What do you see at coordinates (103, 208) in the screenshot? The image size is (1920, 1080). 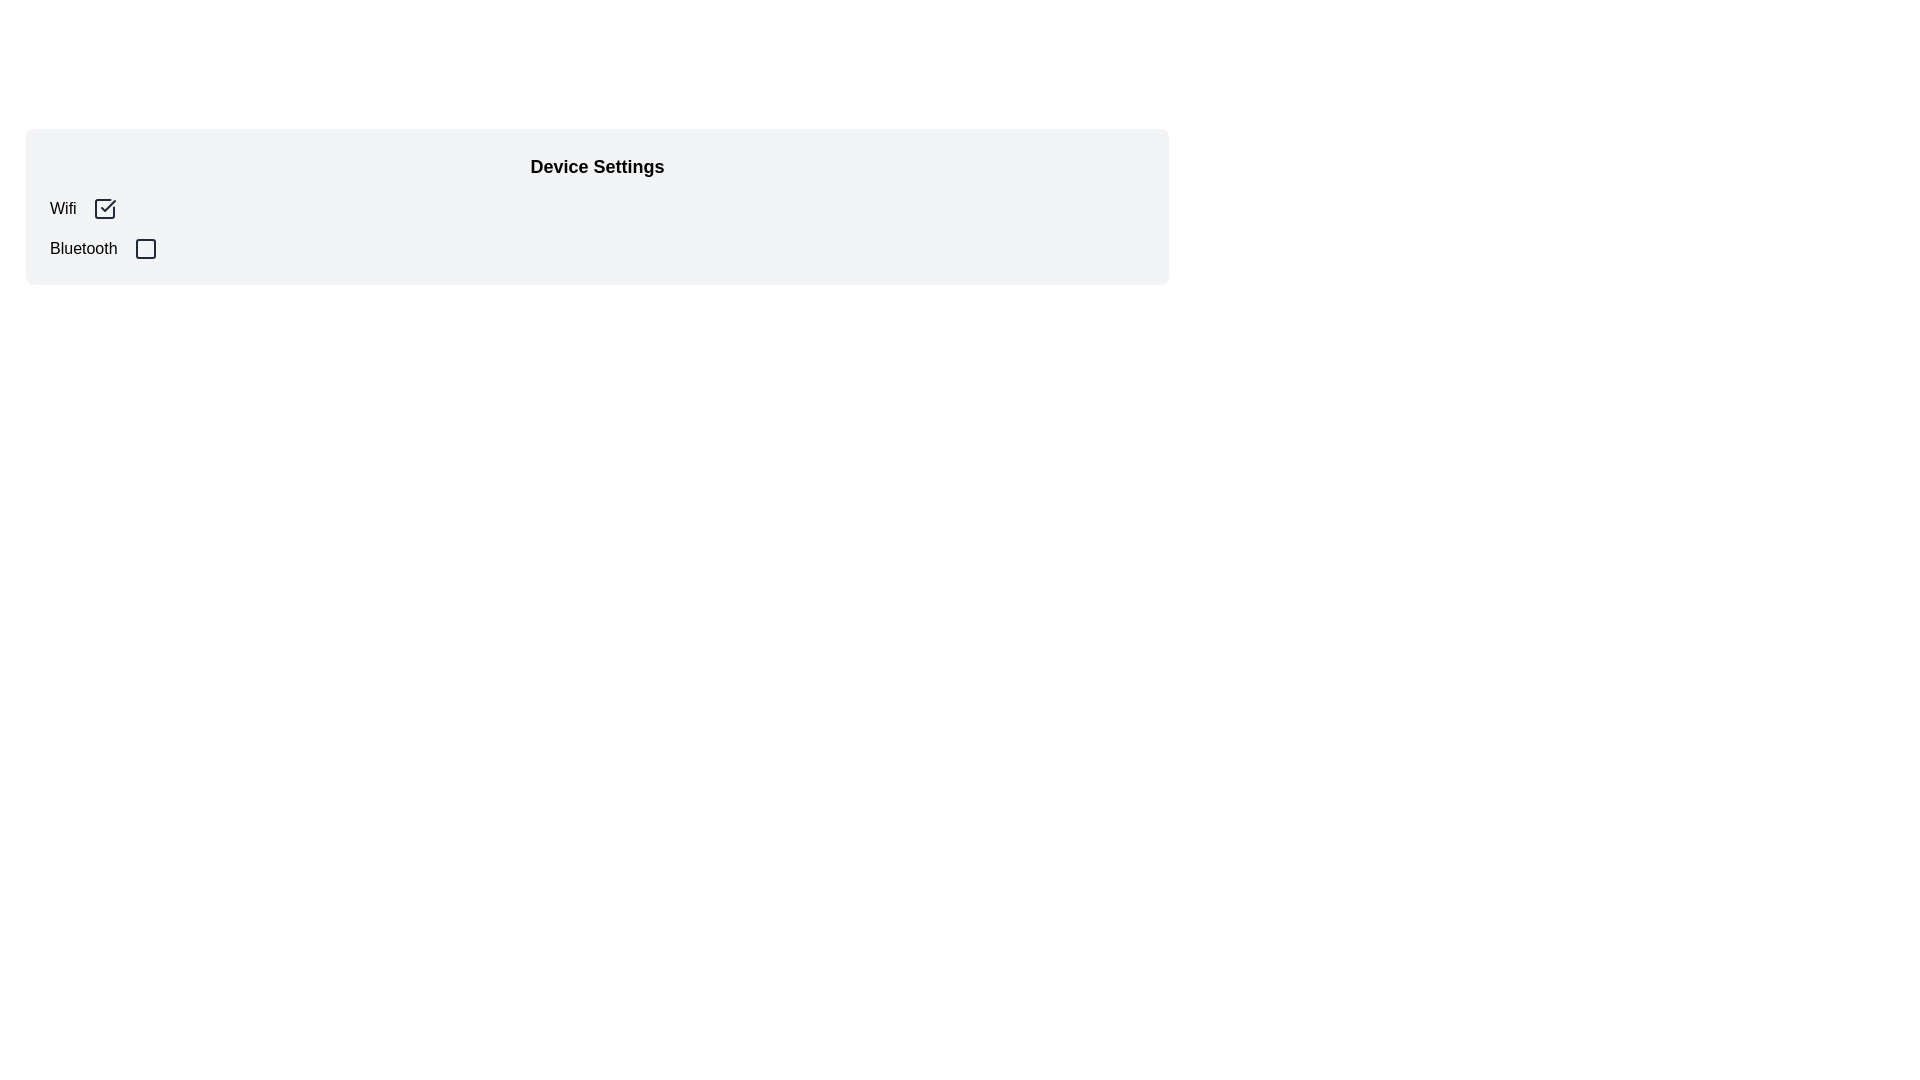 I see `the first checkbox in the 'Device Settings' section` at bounding box center [103, 208].